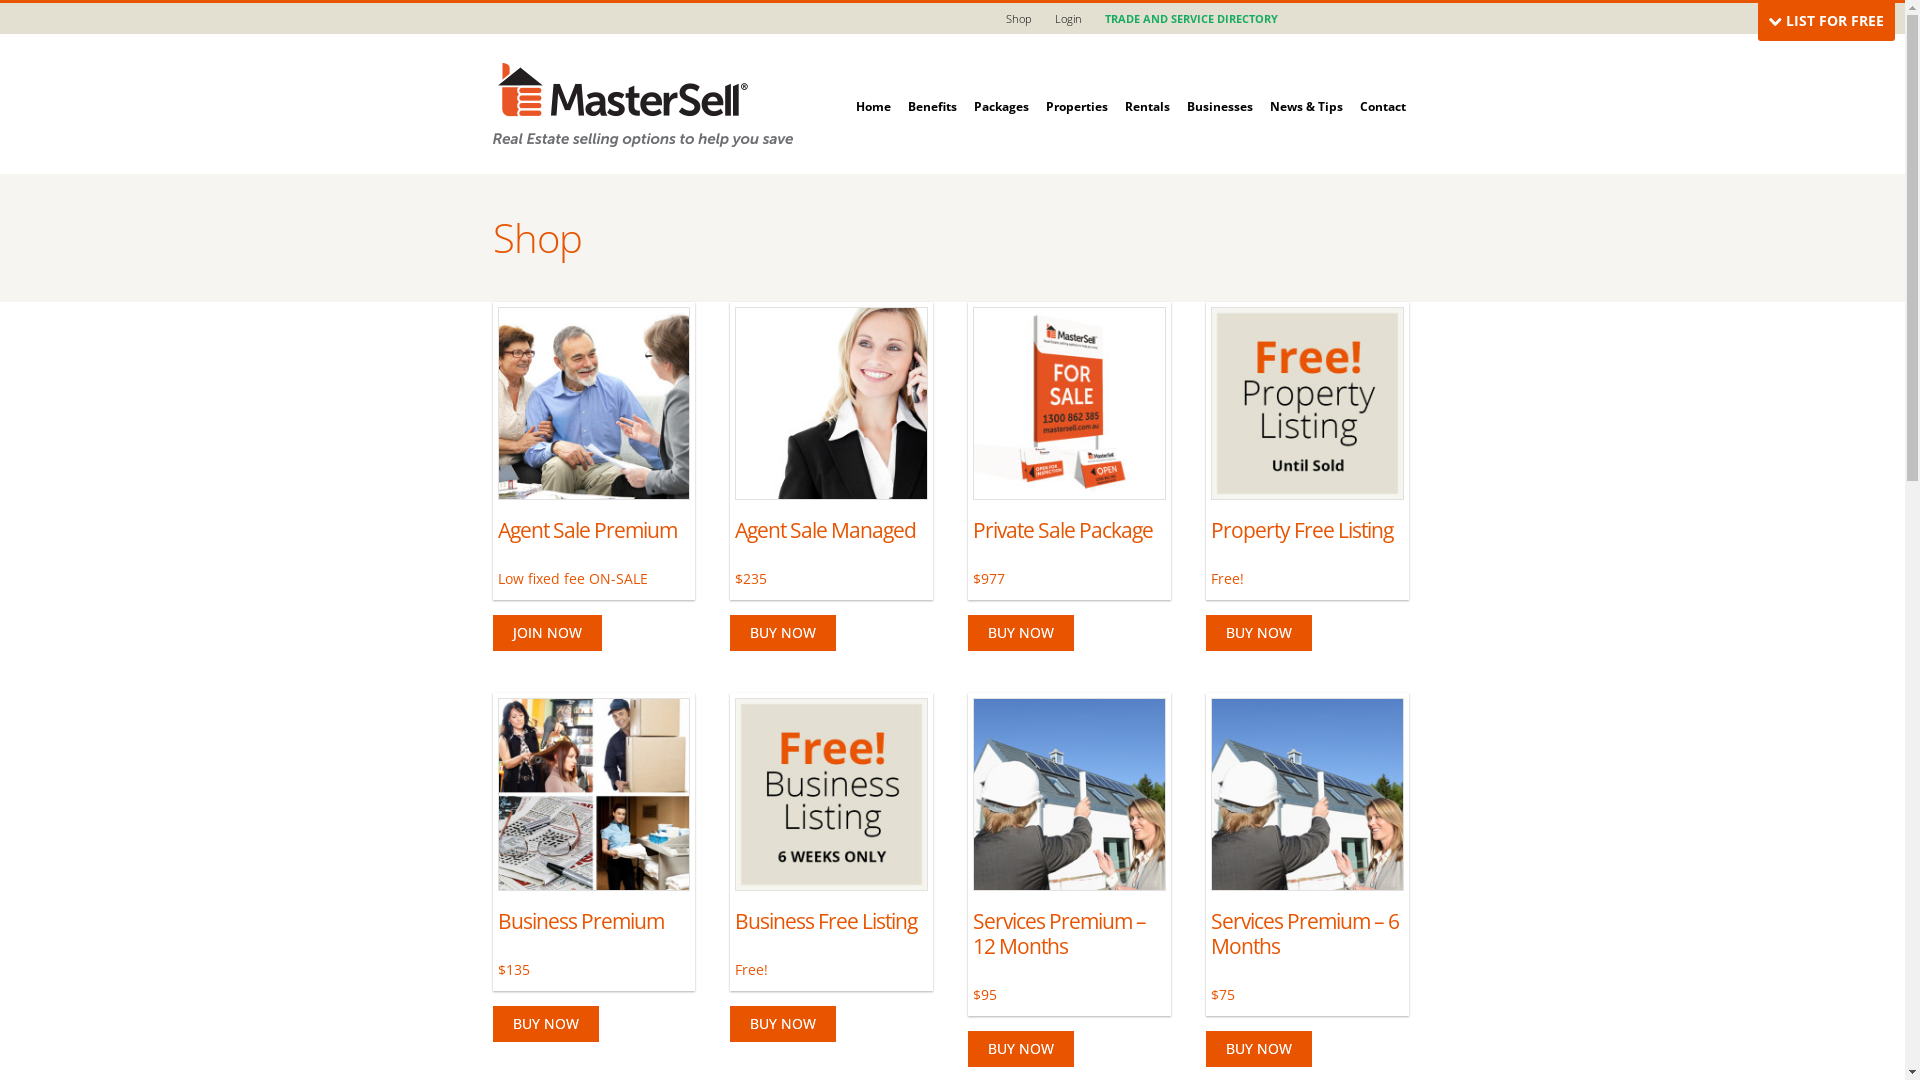 The width and height of the screenshot is (1920, 1080). Describe the element at coordinates (1075, 84) in the screenshot. I see `'Properties'` at that location.